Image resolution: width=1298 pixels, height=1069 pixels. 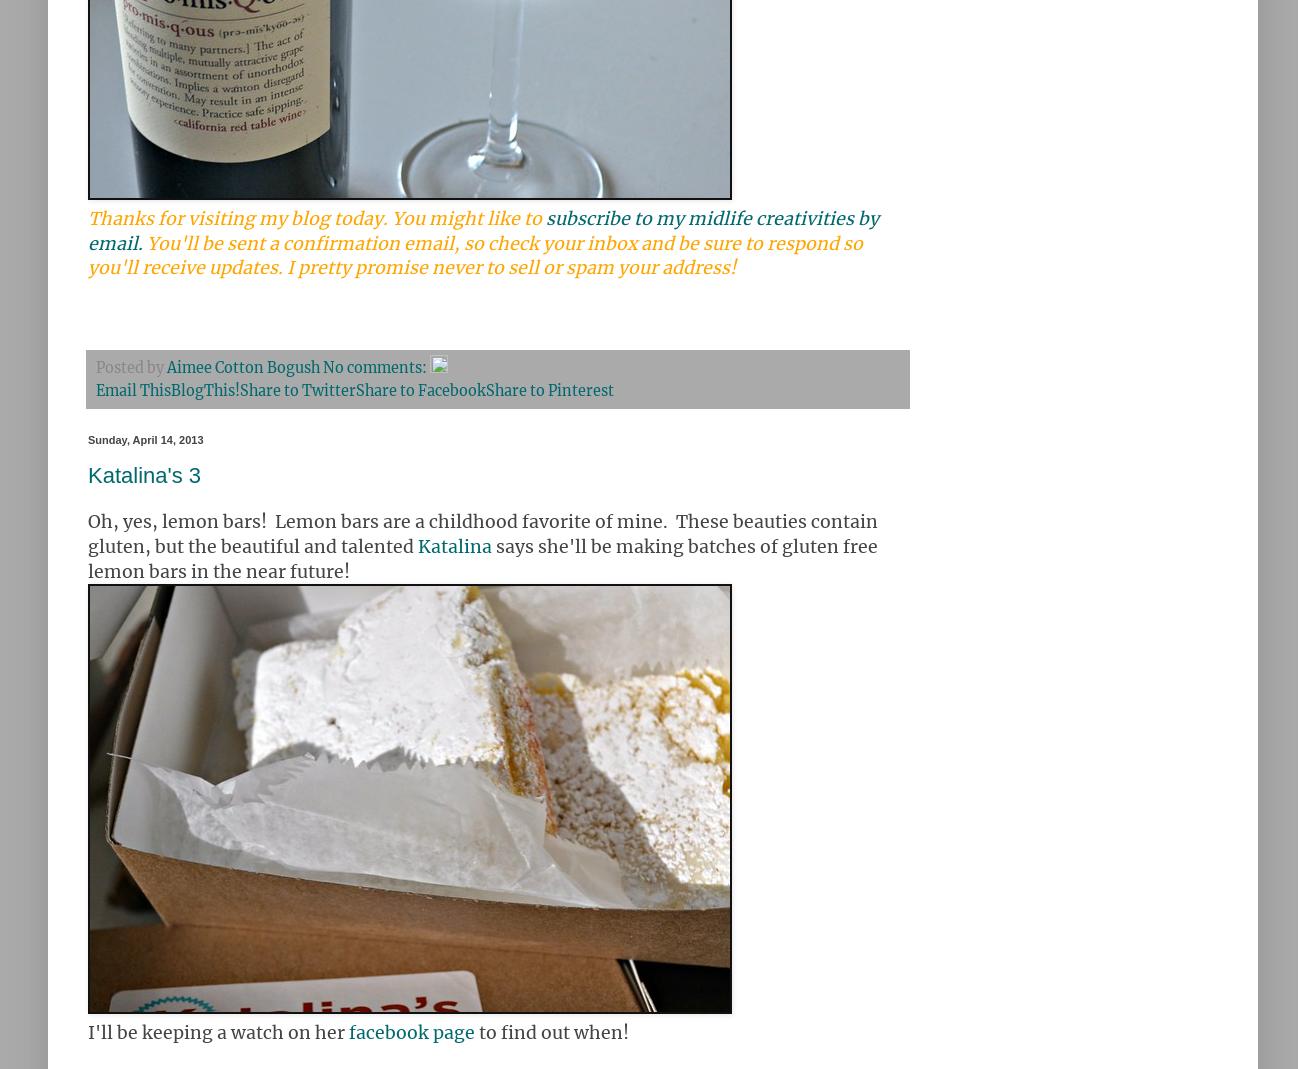 I want to click on 'Thanks for visiting my blog today.  You might like to', so click(x=315, y=218).